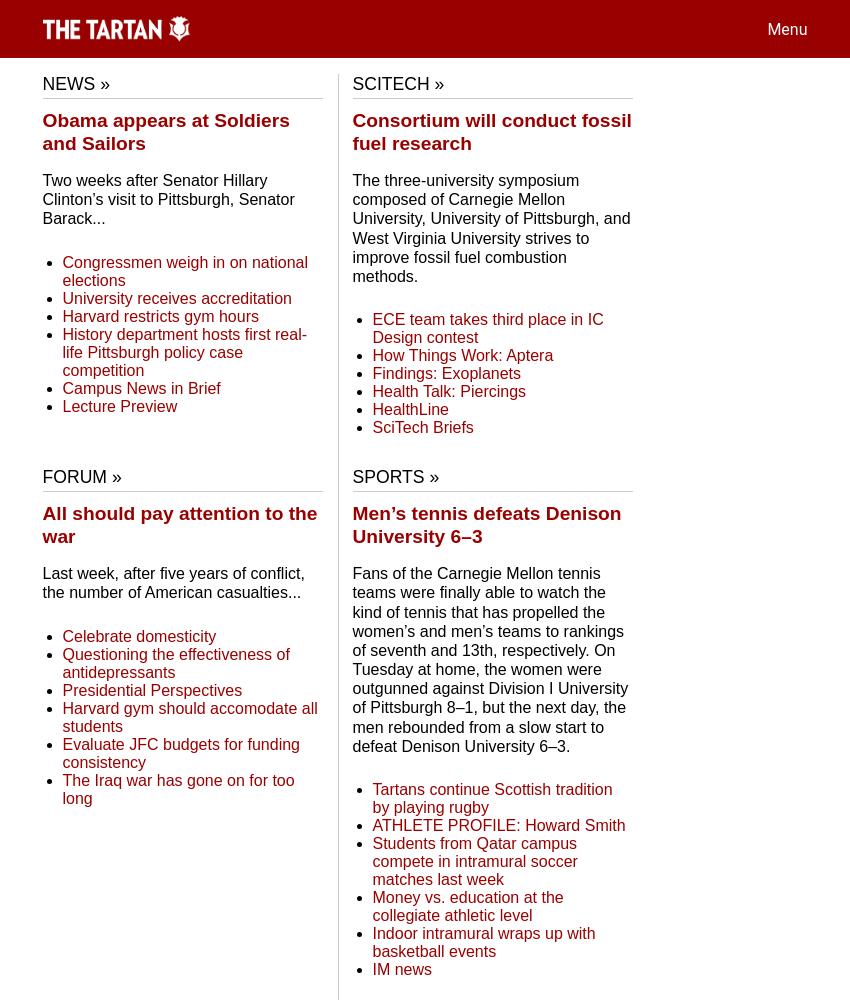 Image resolution: width=850 pixels, height=1000 pixels. I want to click on 'Presidential Perspectives', so click(151, 688).